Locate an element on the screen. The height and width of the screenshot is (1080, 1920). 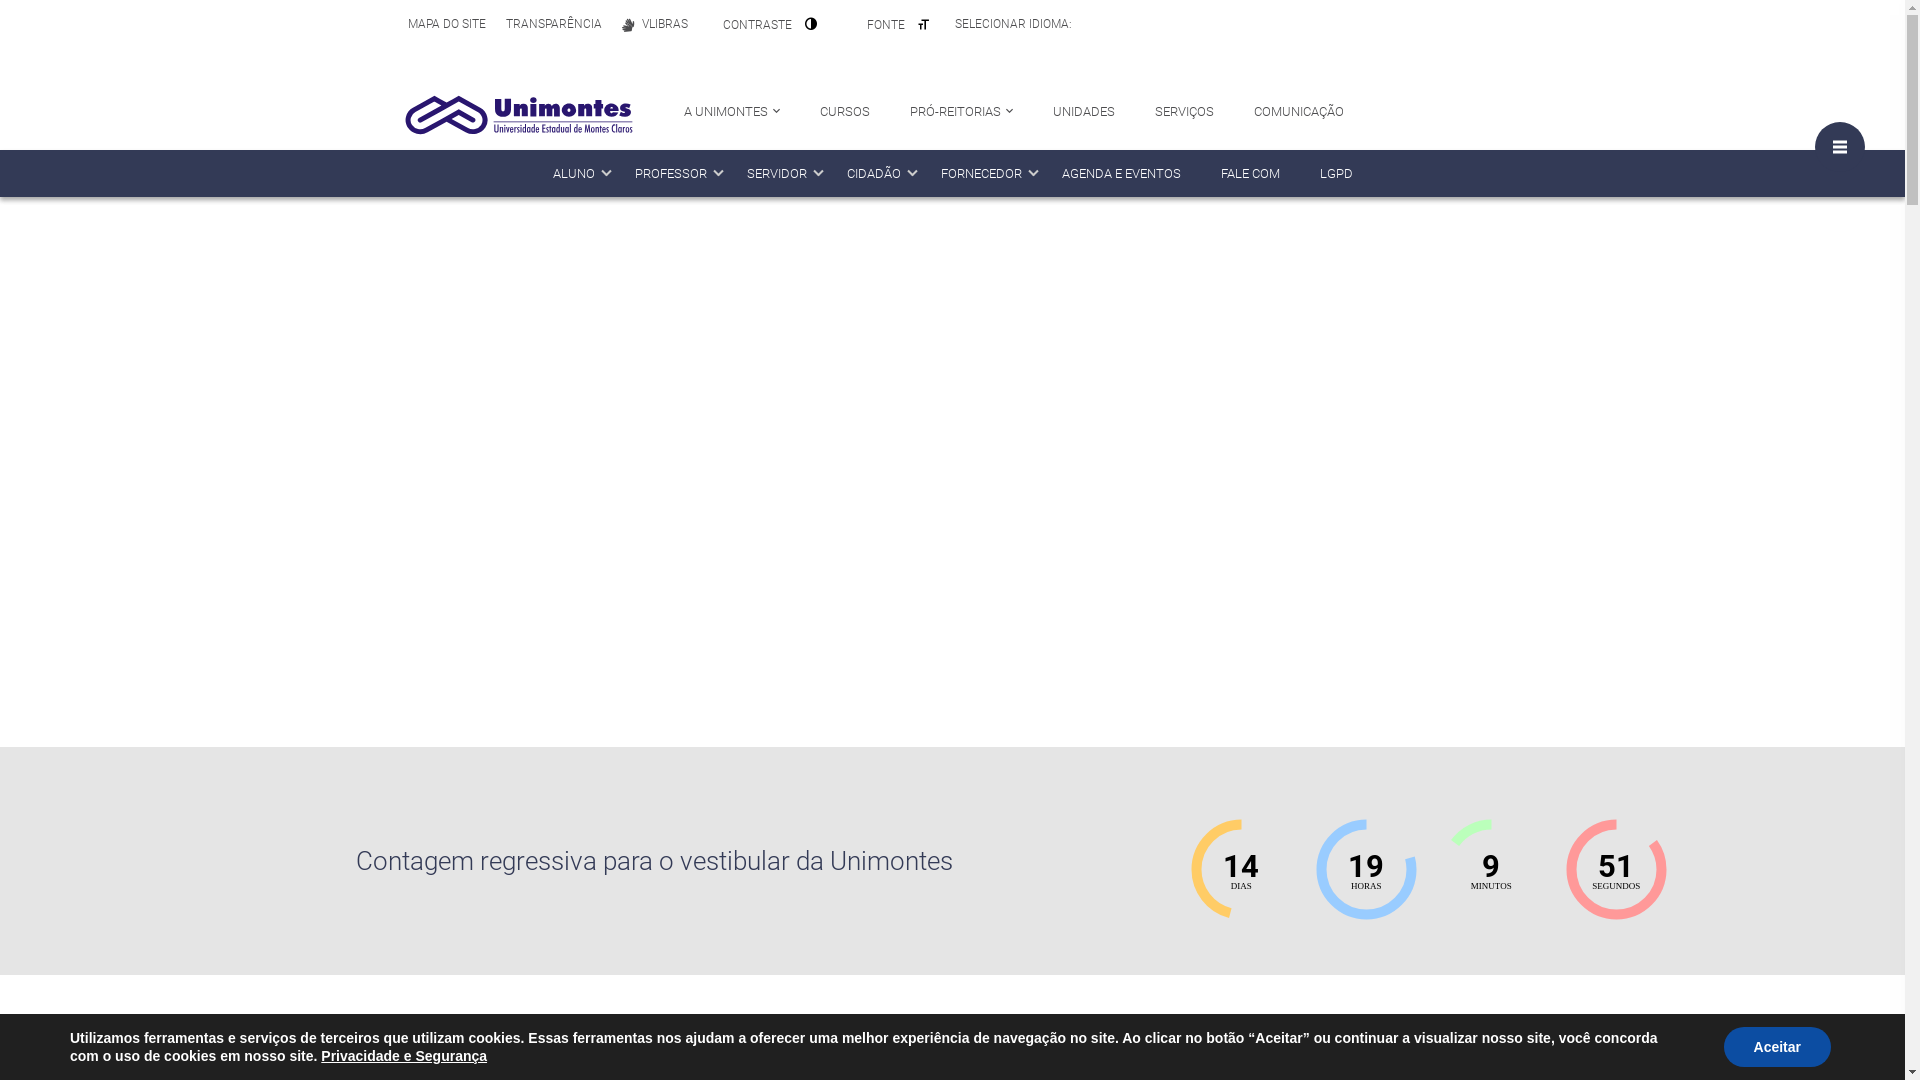
'AGENDA E EVENTOS' is located at coordinates (1121, 172).